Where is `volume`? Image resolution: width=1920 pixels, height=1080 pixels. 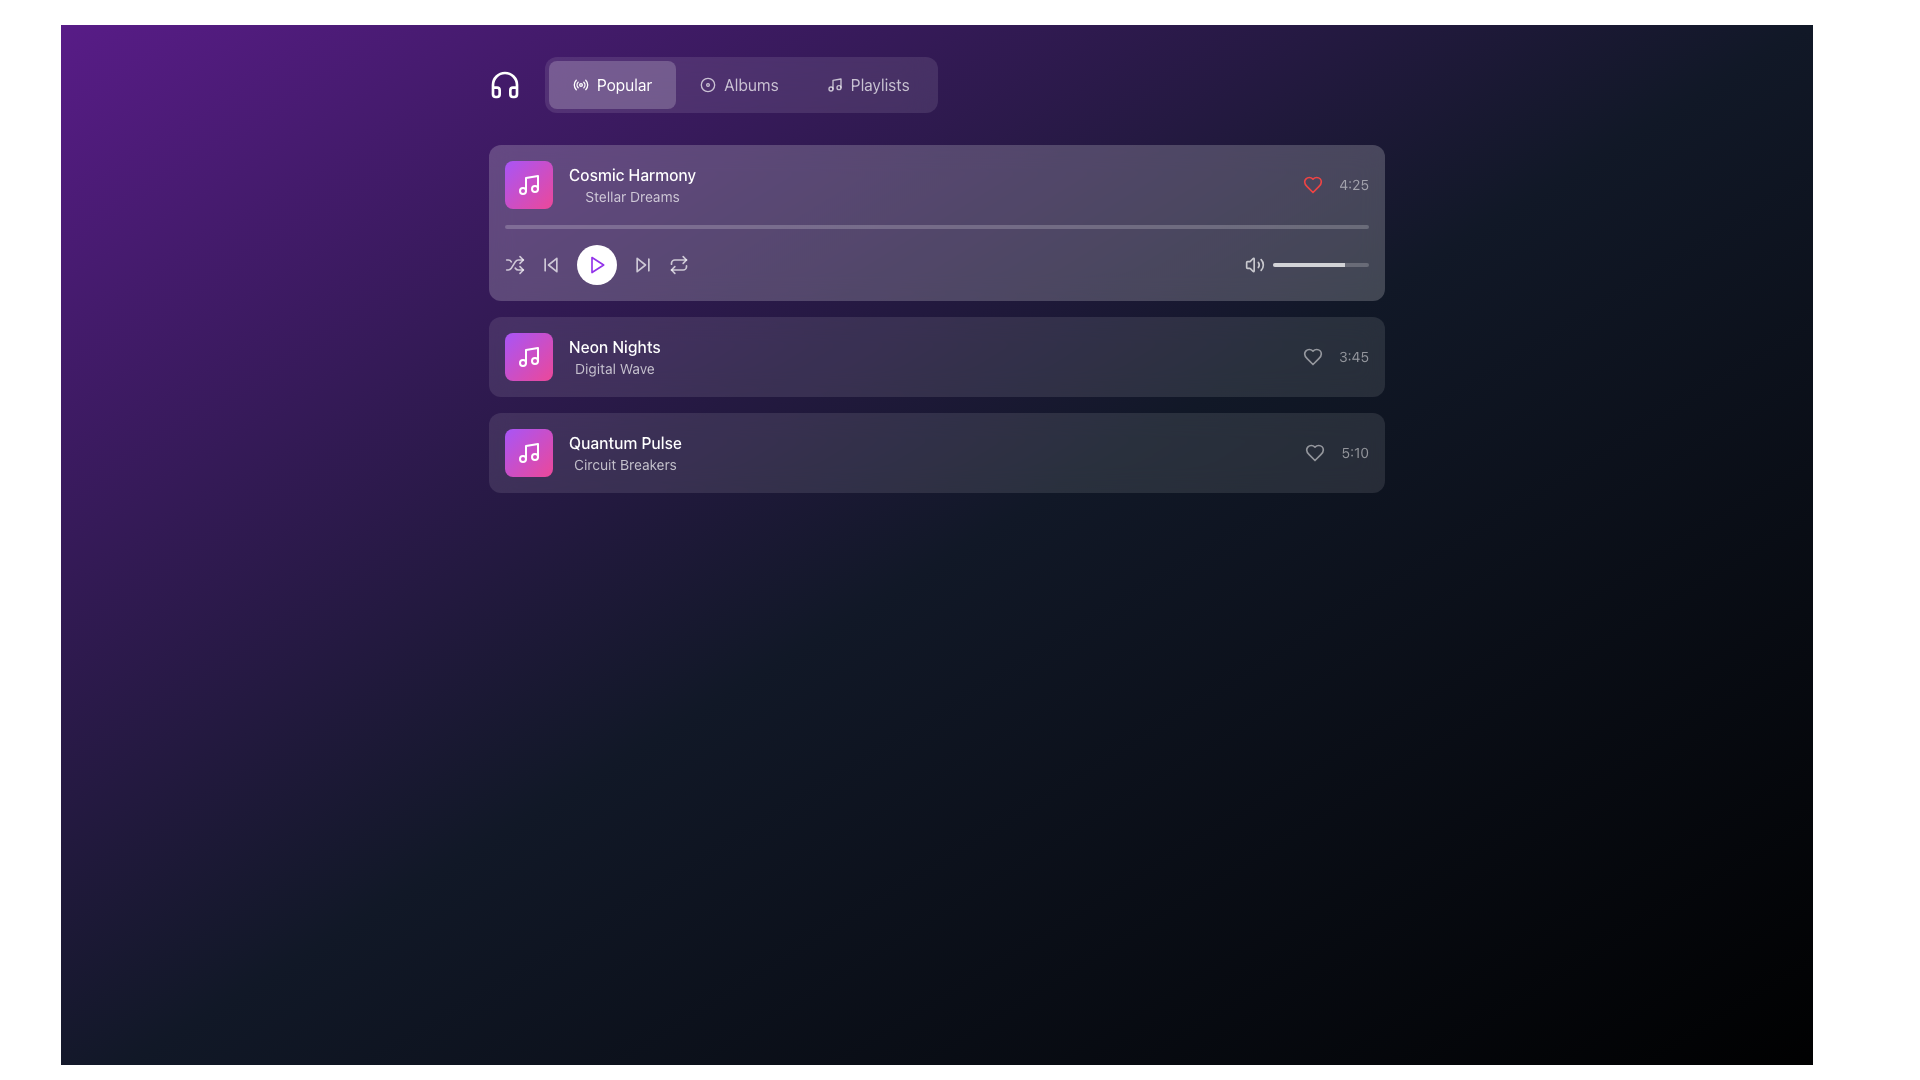
volume is located at coordinates (1366, 264).